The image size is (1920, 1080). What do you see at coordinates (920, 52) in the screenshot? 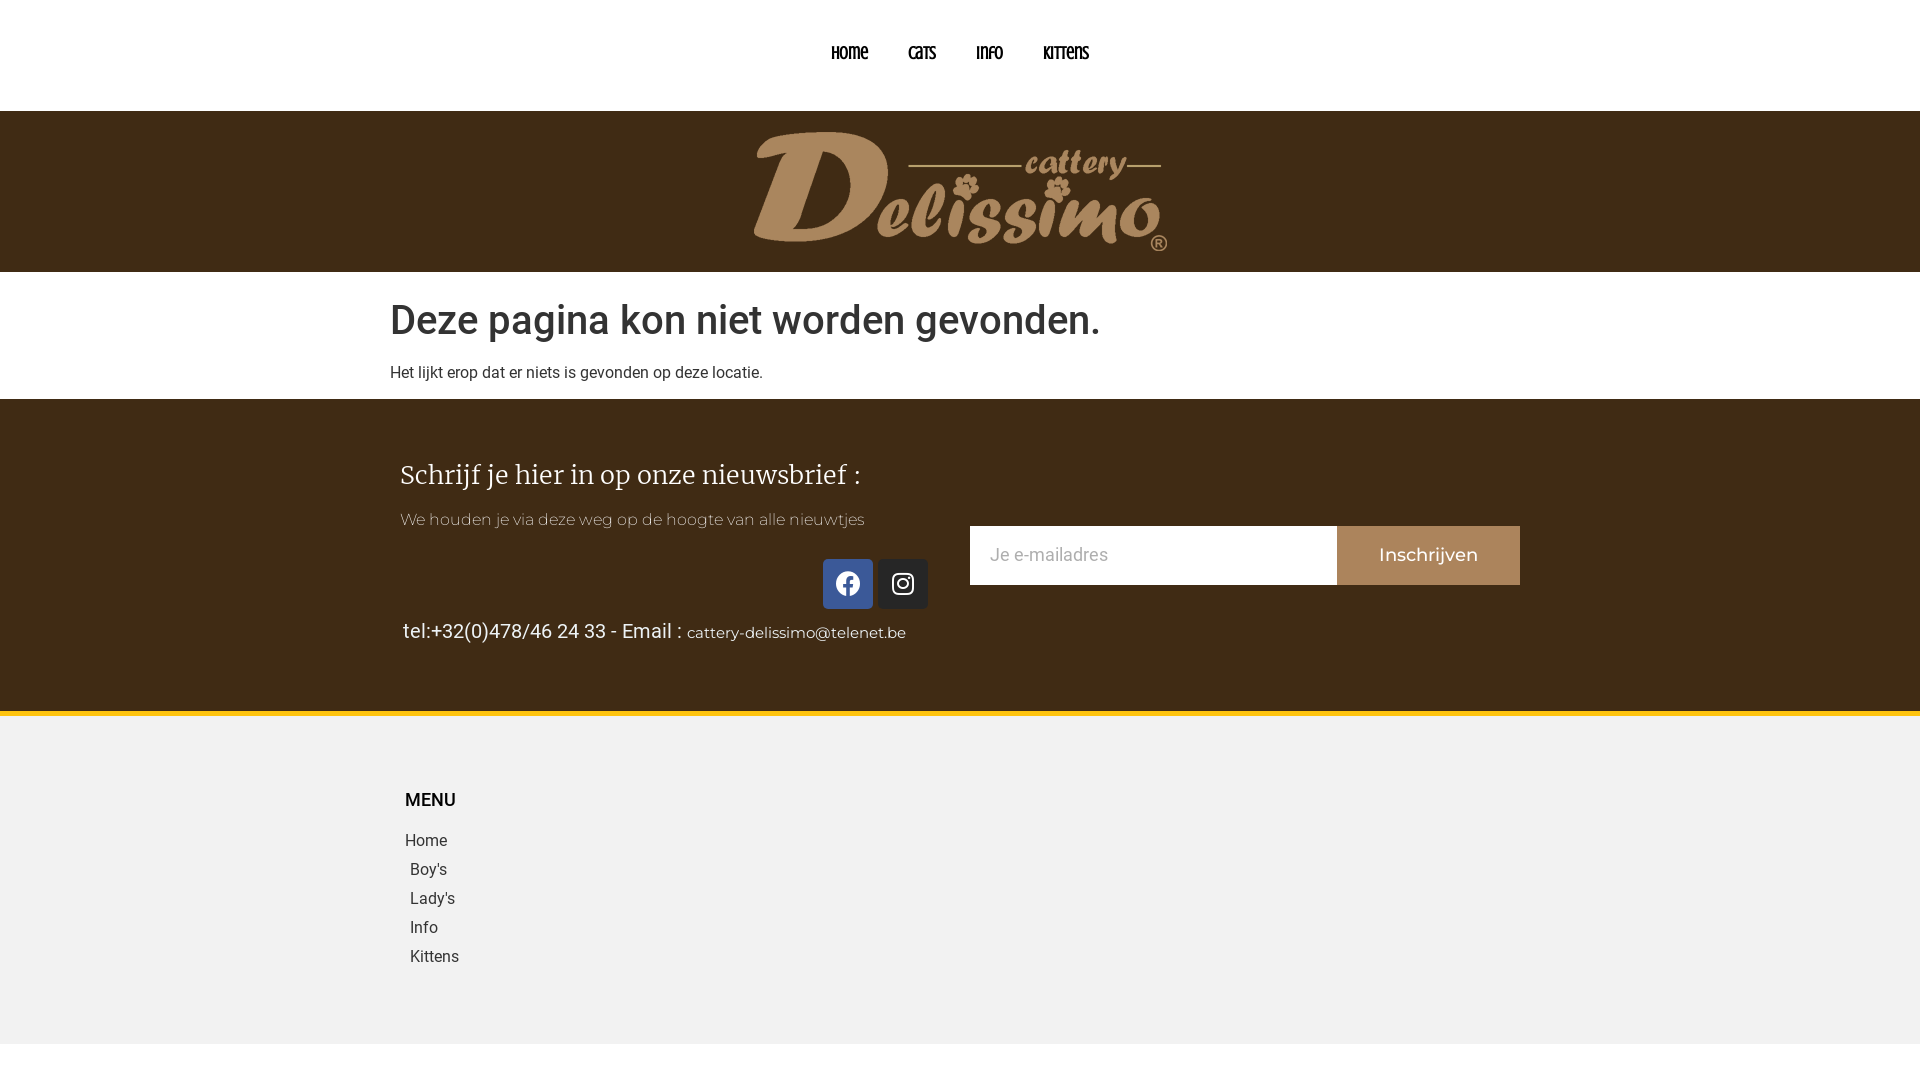
I see `'Cats'` at bounding box center [920, 52].